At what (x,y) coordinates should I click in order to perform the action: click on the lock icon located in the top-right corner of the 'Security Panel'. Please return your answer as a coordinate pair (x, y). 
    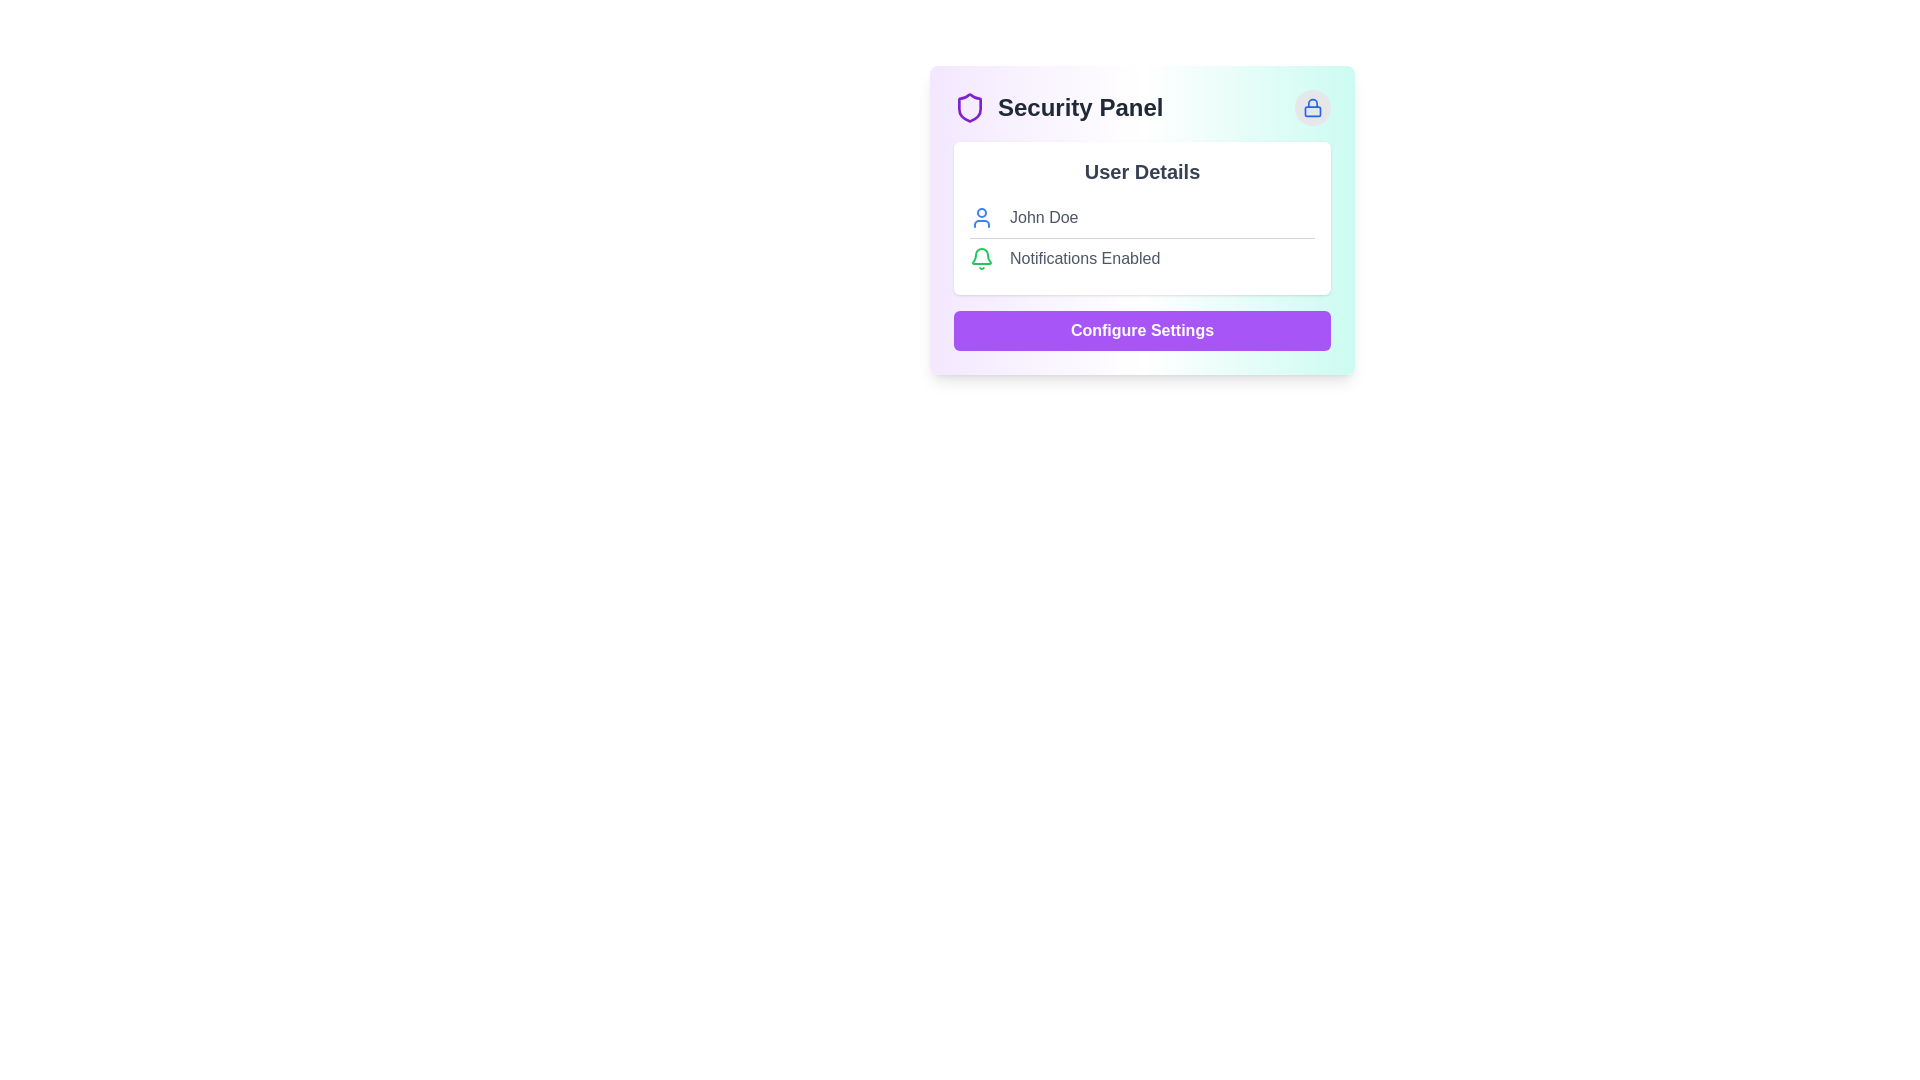
    Looking at the image, I should click on (1313, 108).